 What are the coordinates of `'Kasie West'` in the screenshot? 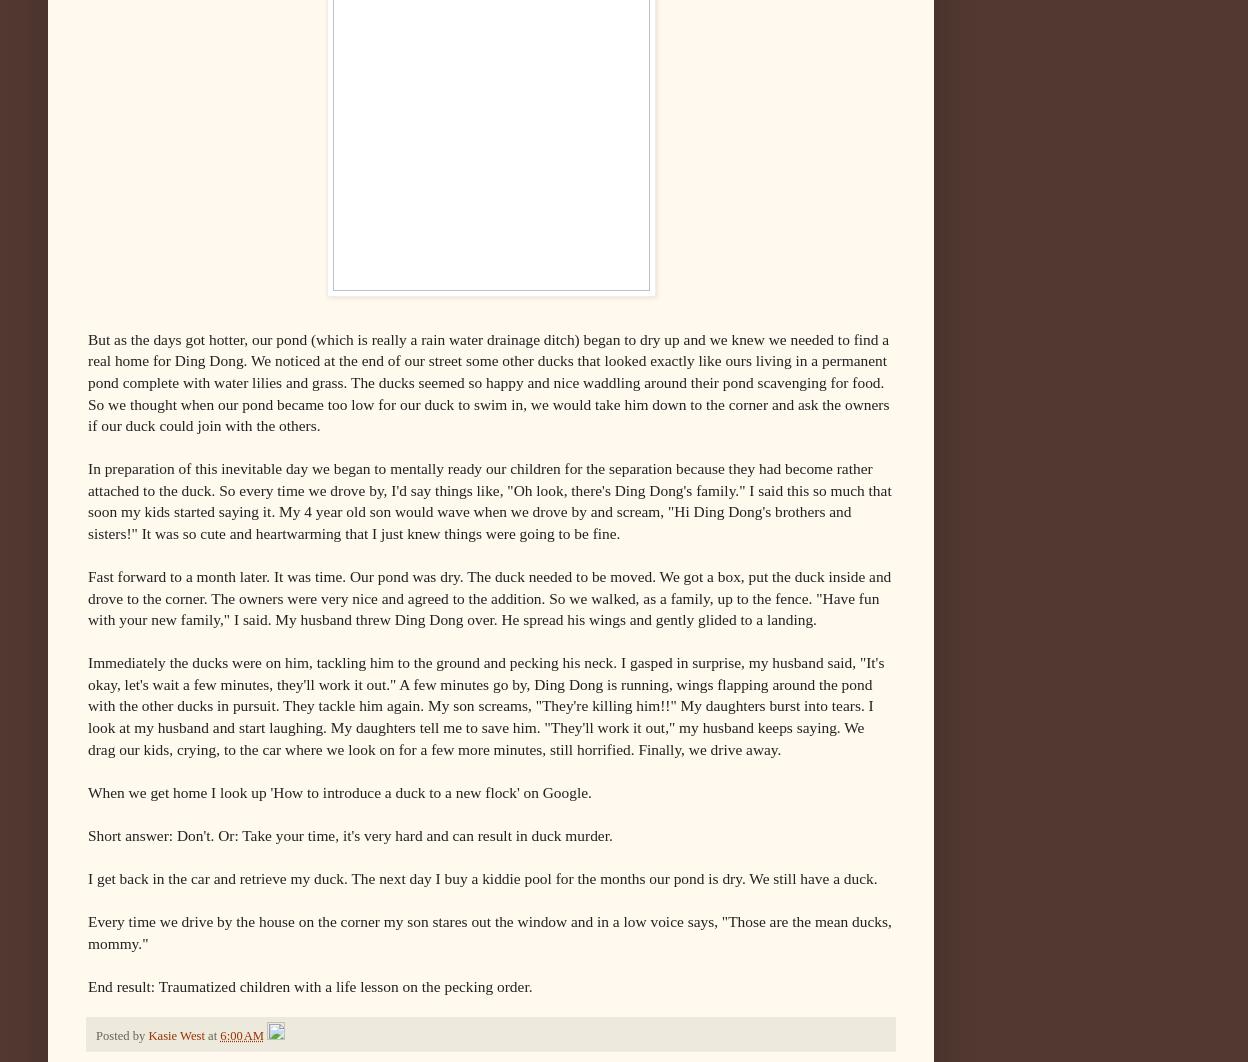 It's located at (174, 1034).